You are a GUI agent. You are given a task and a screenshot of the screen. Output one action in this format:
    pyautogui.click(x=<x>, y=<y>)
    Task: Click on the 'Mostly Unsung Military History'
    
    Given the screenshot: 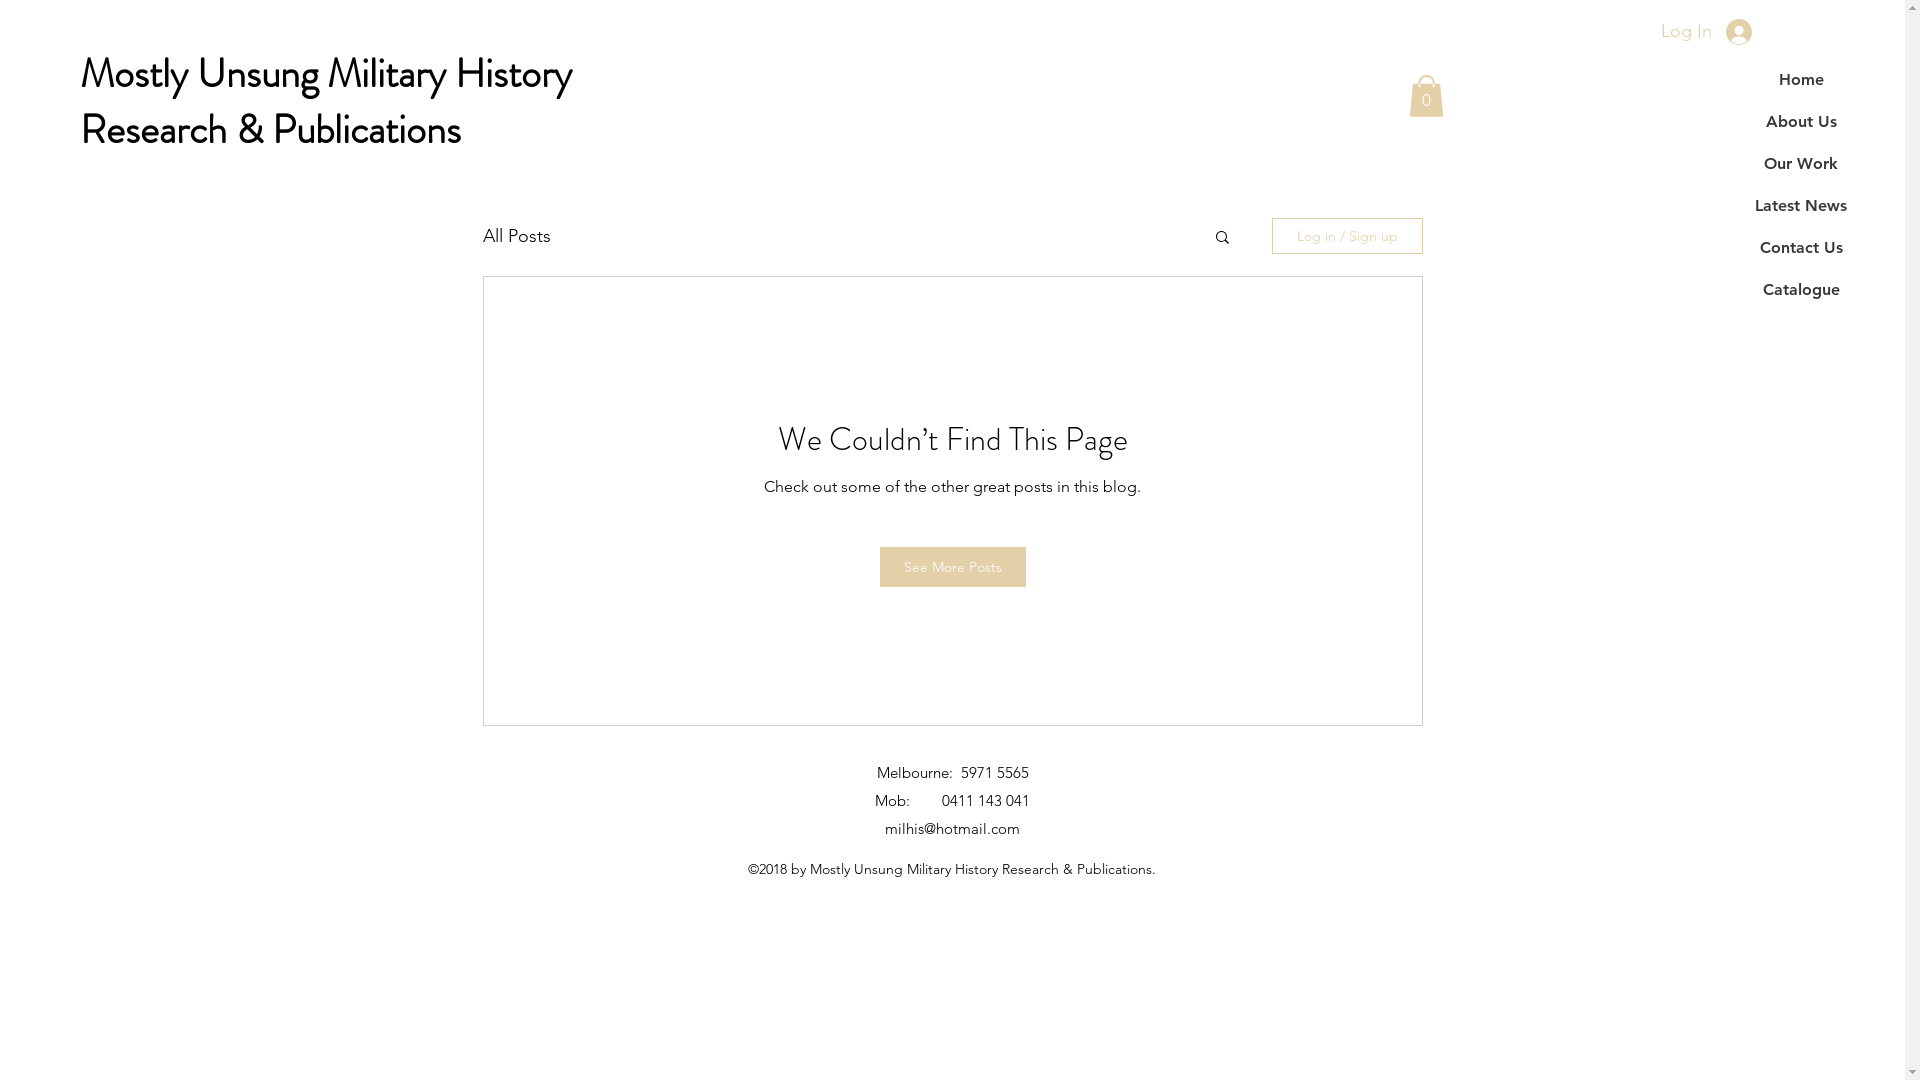 What is the action you would take?
    pyautogui.click(x=326, y=72)
    